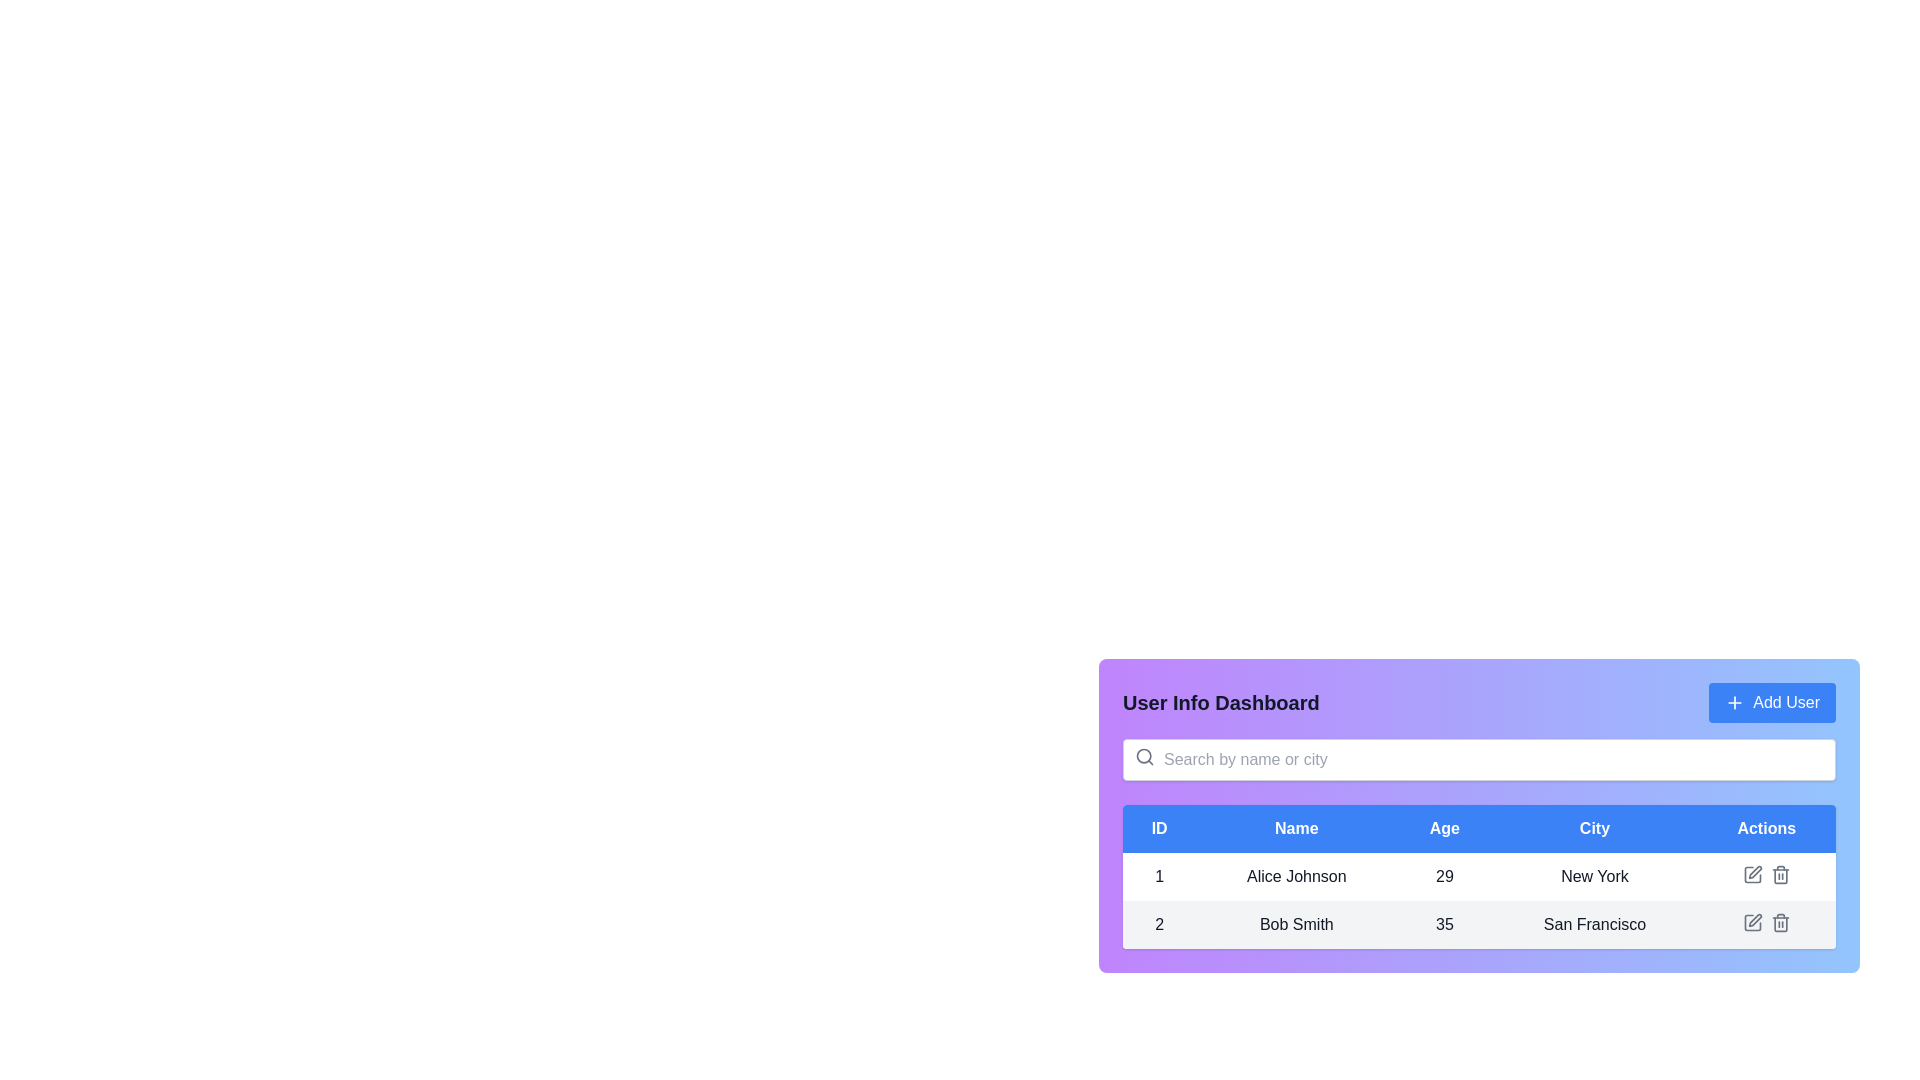 This screenshot has width=1920, height=1080. Describe the element at coordinates (1444, 925) in the screenshot. I see `the text label displaying the numeric value '35' in the second row of the data table under the 'Age' header, which corresponds to the user 'Bob Smith'` at that location.